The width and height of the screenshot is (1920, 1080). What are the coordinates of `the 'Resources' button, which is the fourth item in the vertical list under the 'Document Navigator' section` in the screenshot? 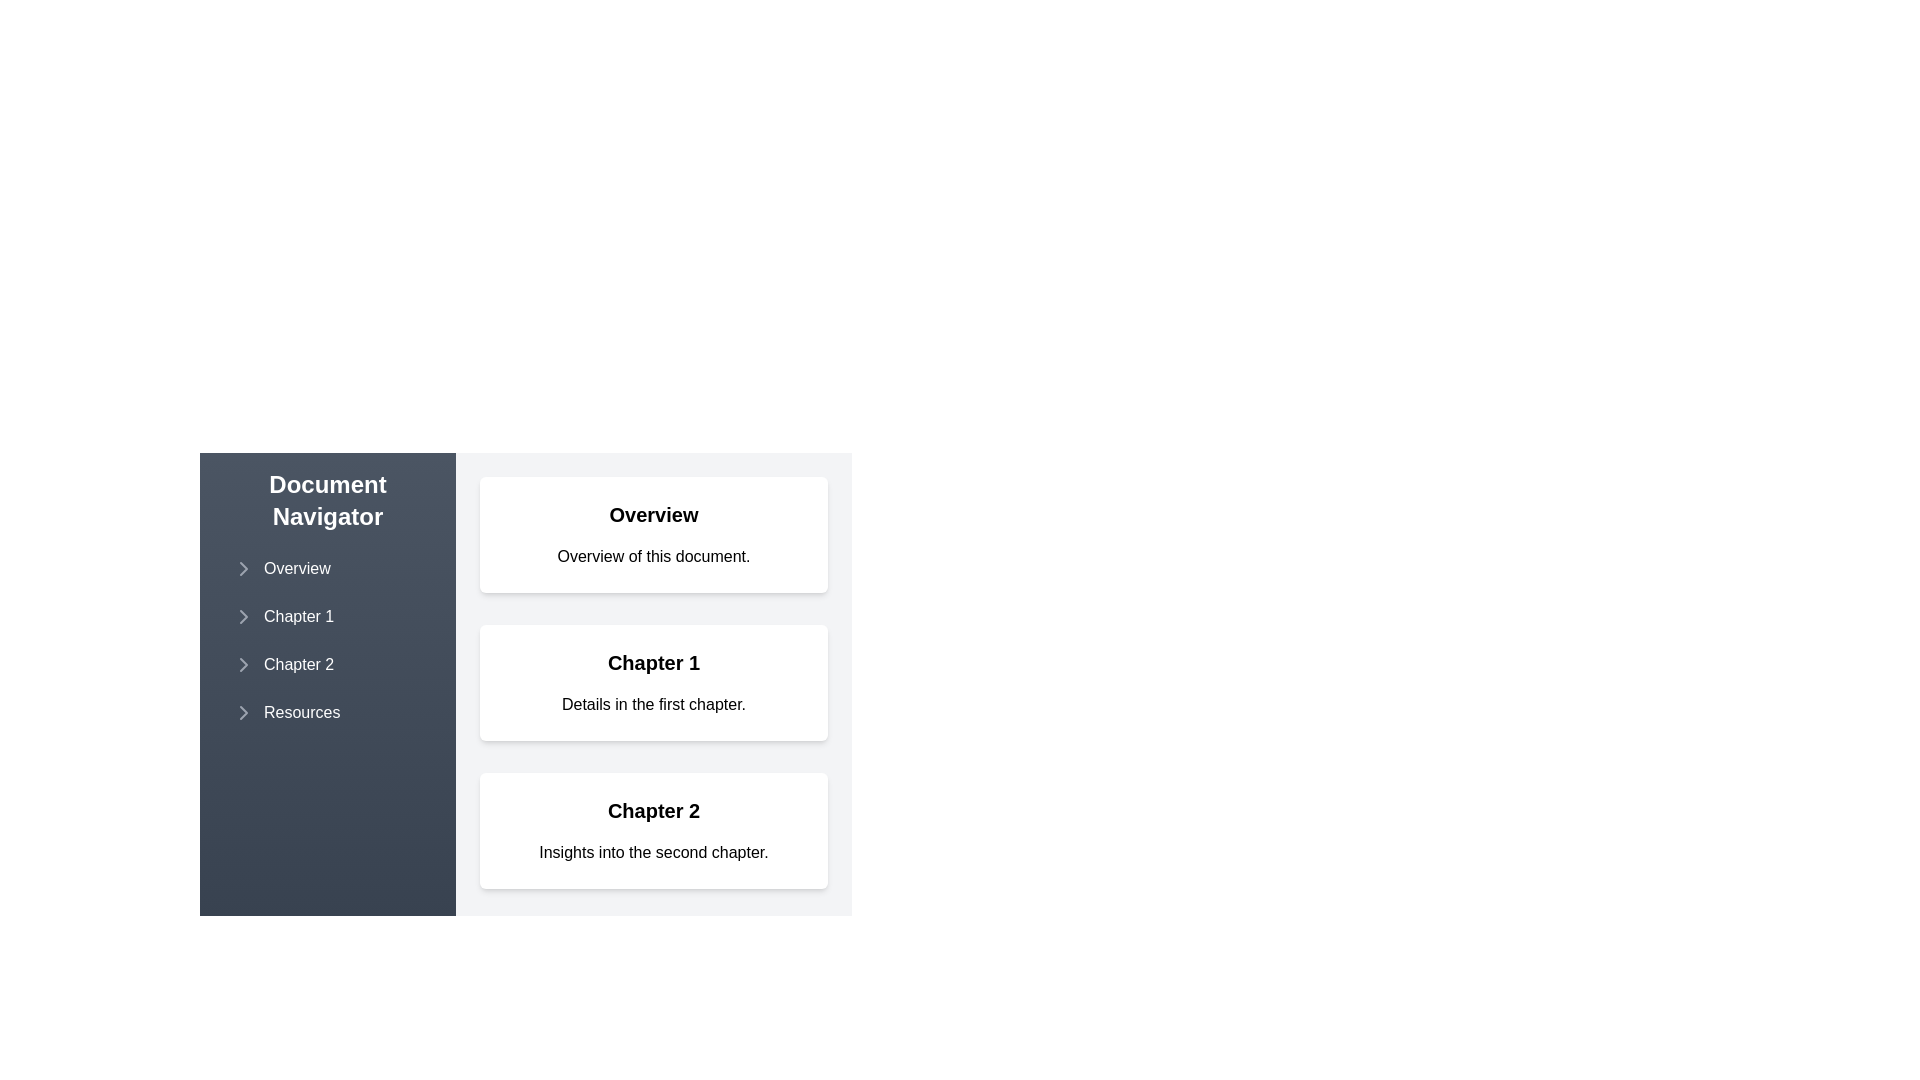 It's located at (327, 712).